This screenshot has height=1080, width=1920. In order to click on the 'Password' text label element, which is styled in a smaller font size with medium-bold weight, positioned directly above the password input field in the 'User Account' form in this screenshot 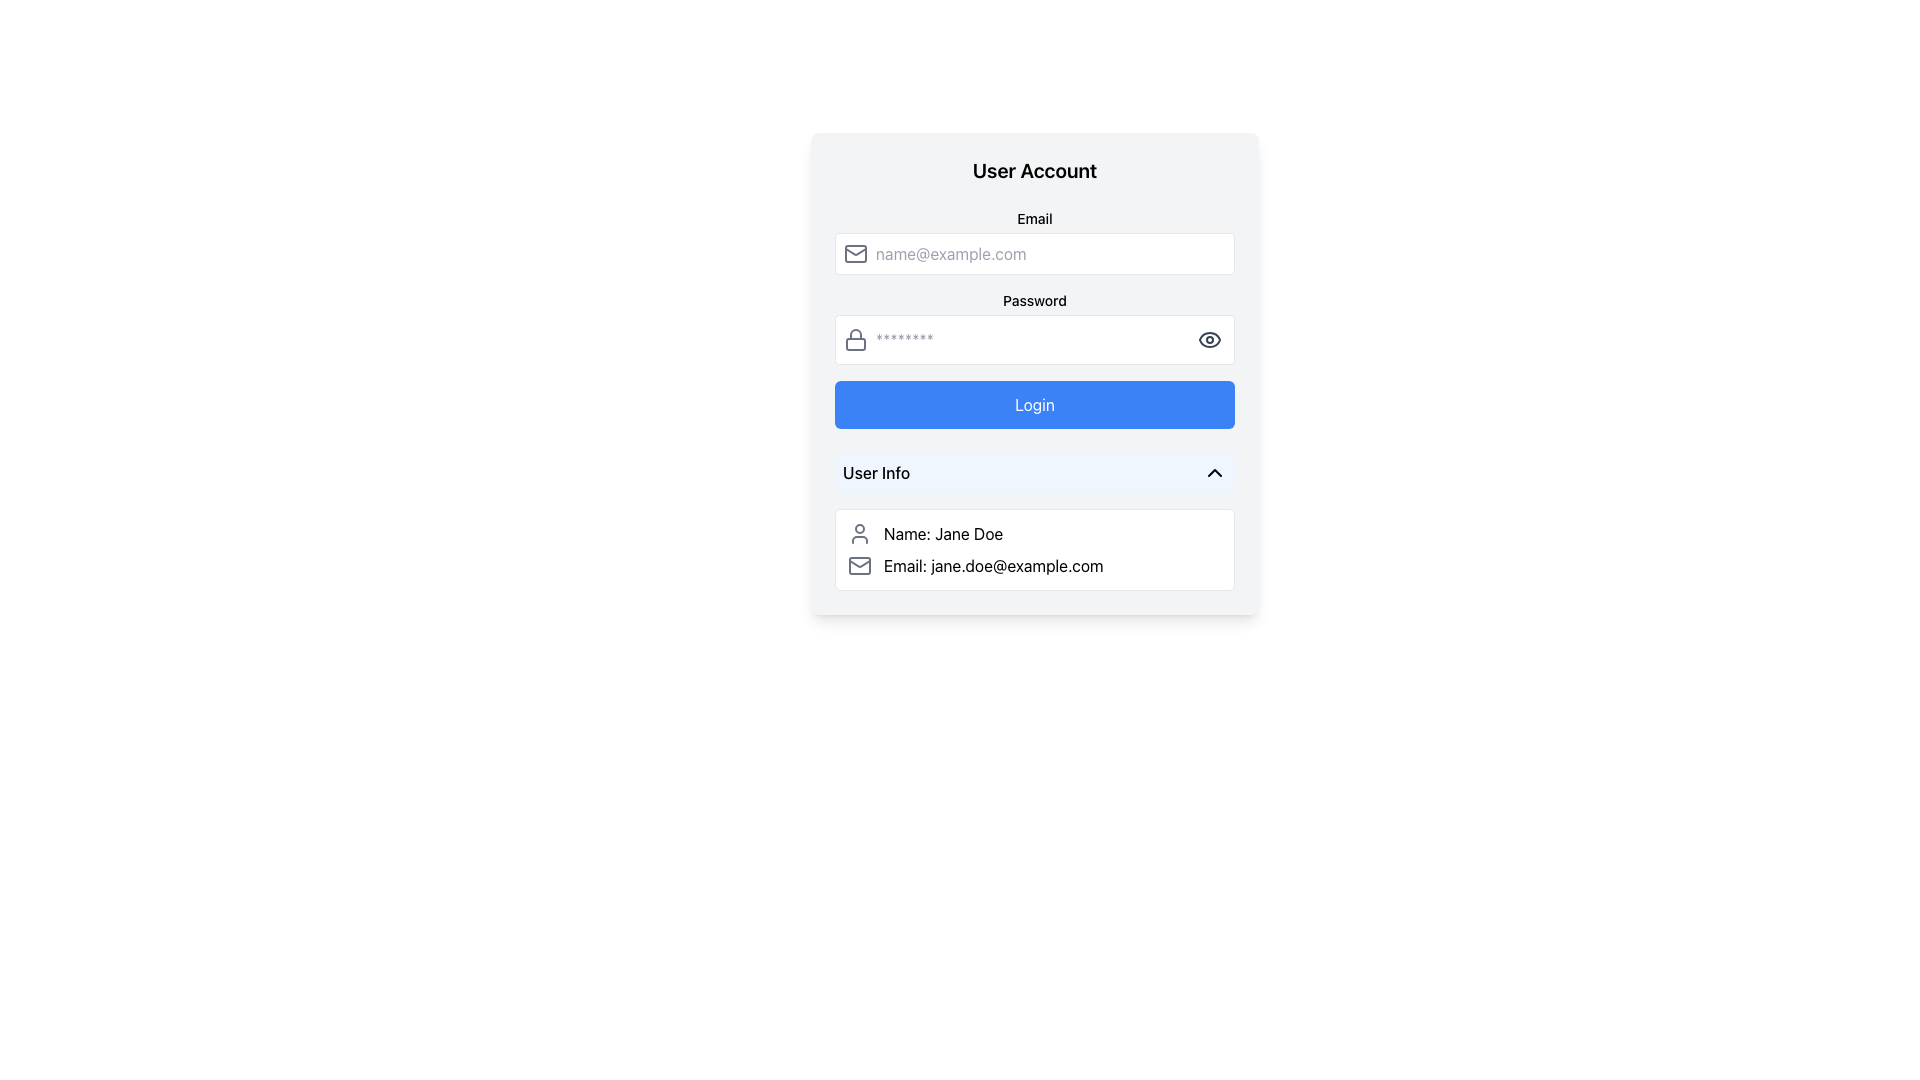, I will do `click(1035, 300)`.